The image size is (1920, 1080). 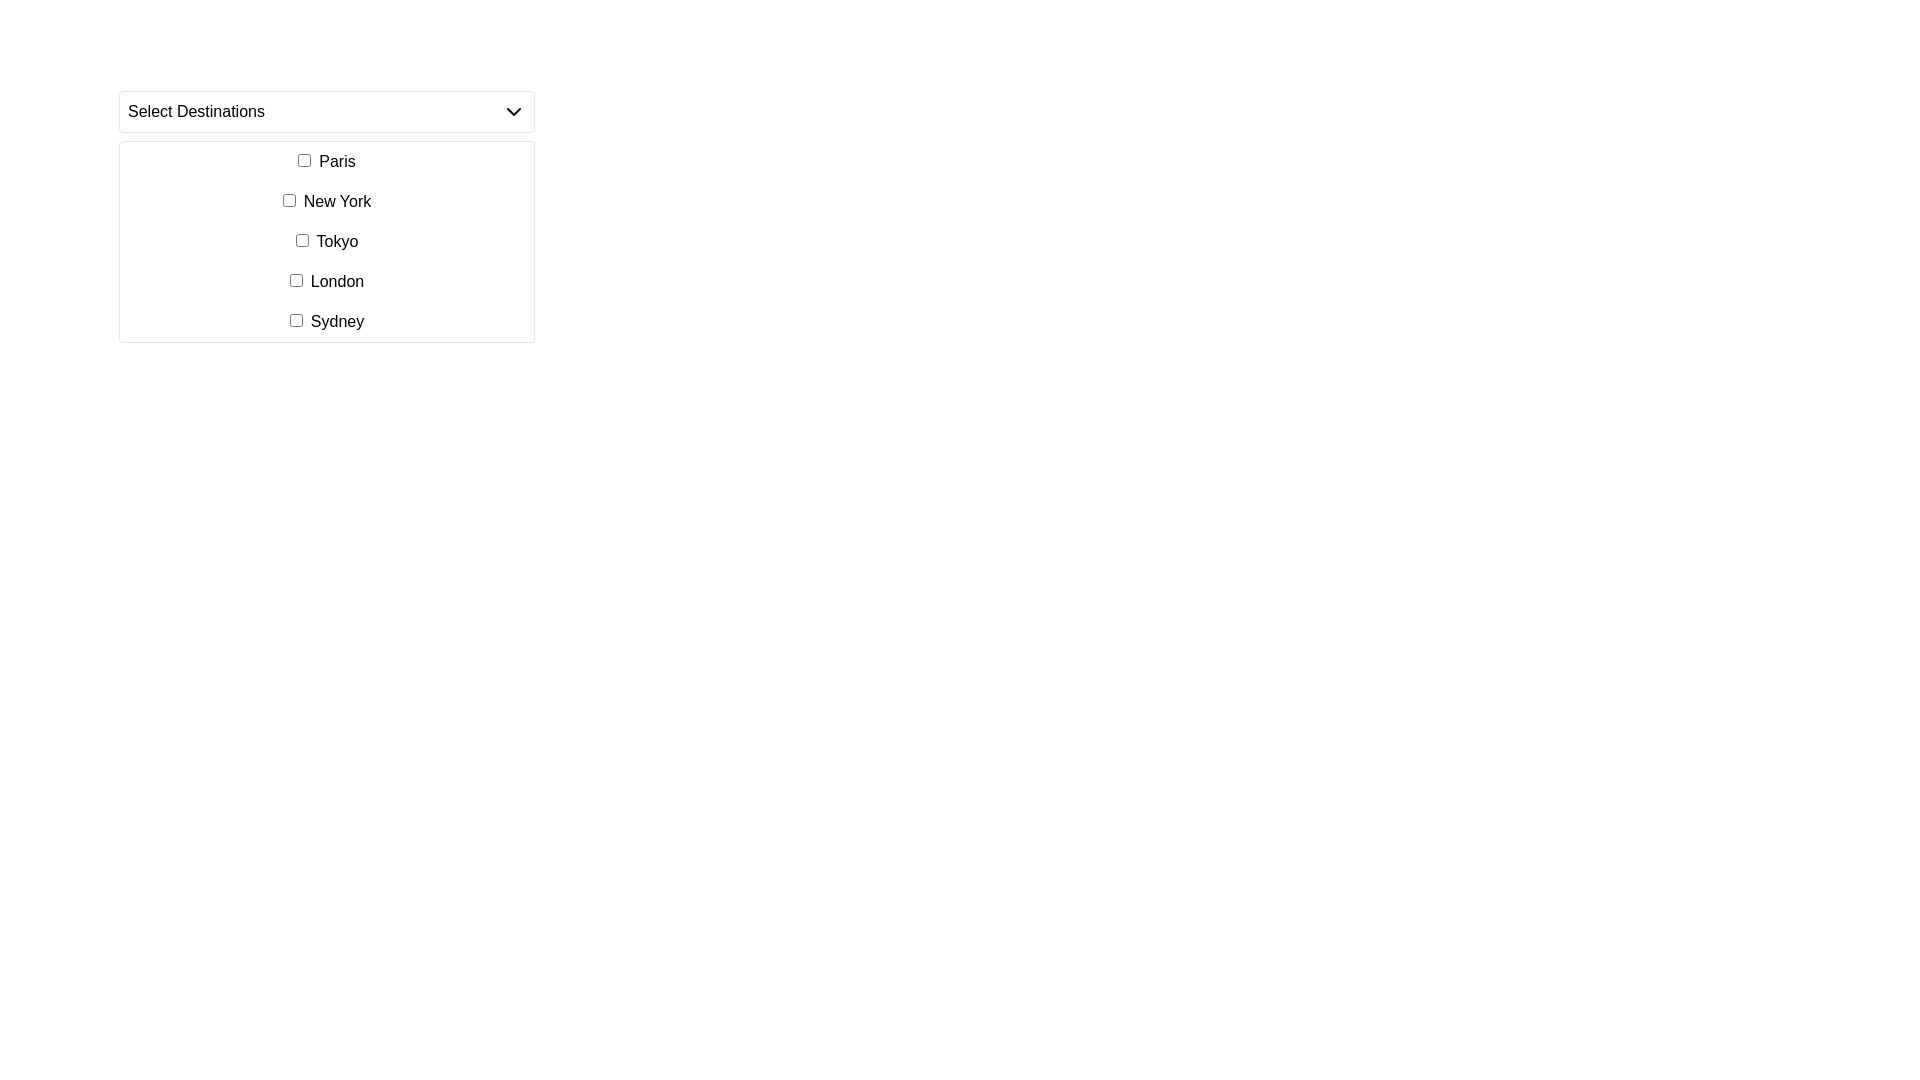 I want to click on the checkbox labeled 'Sydney' located in the dropdown menu titled 'Select Destinations', so click(x=295, y=319).